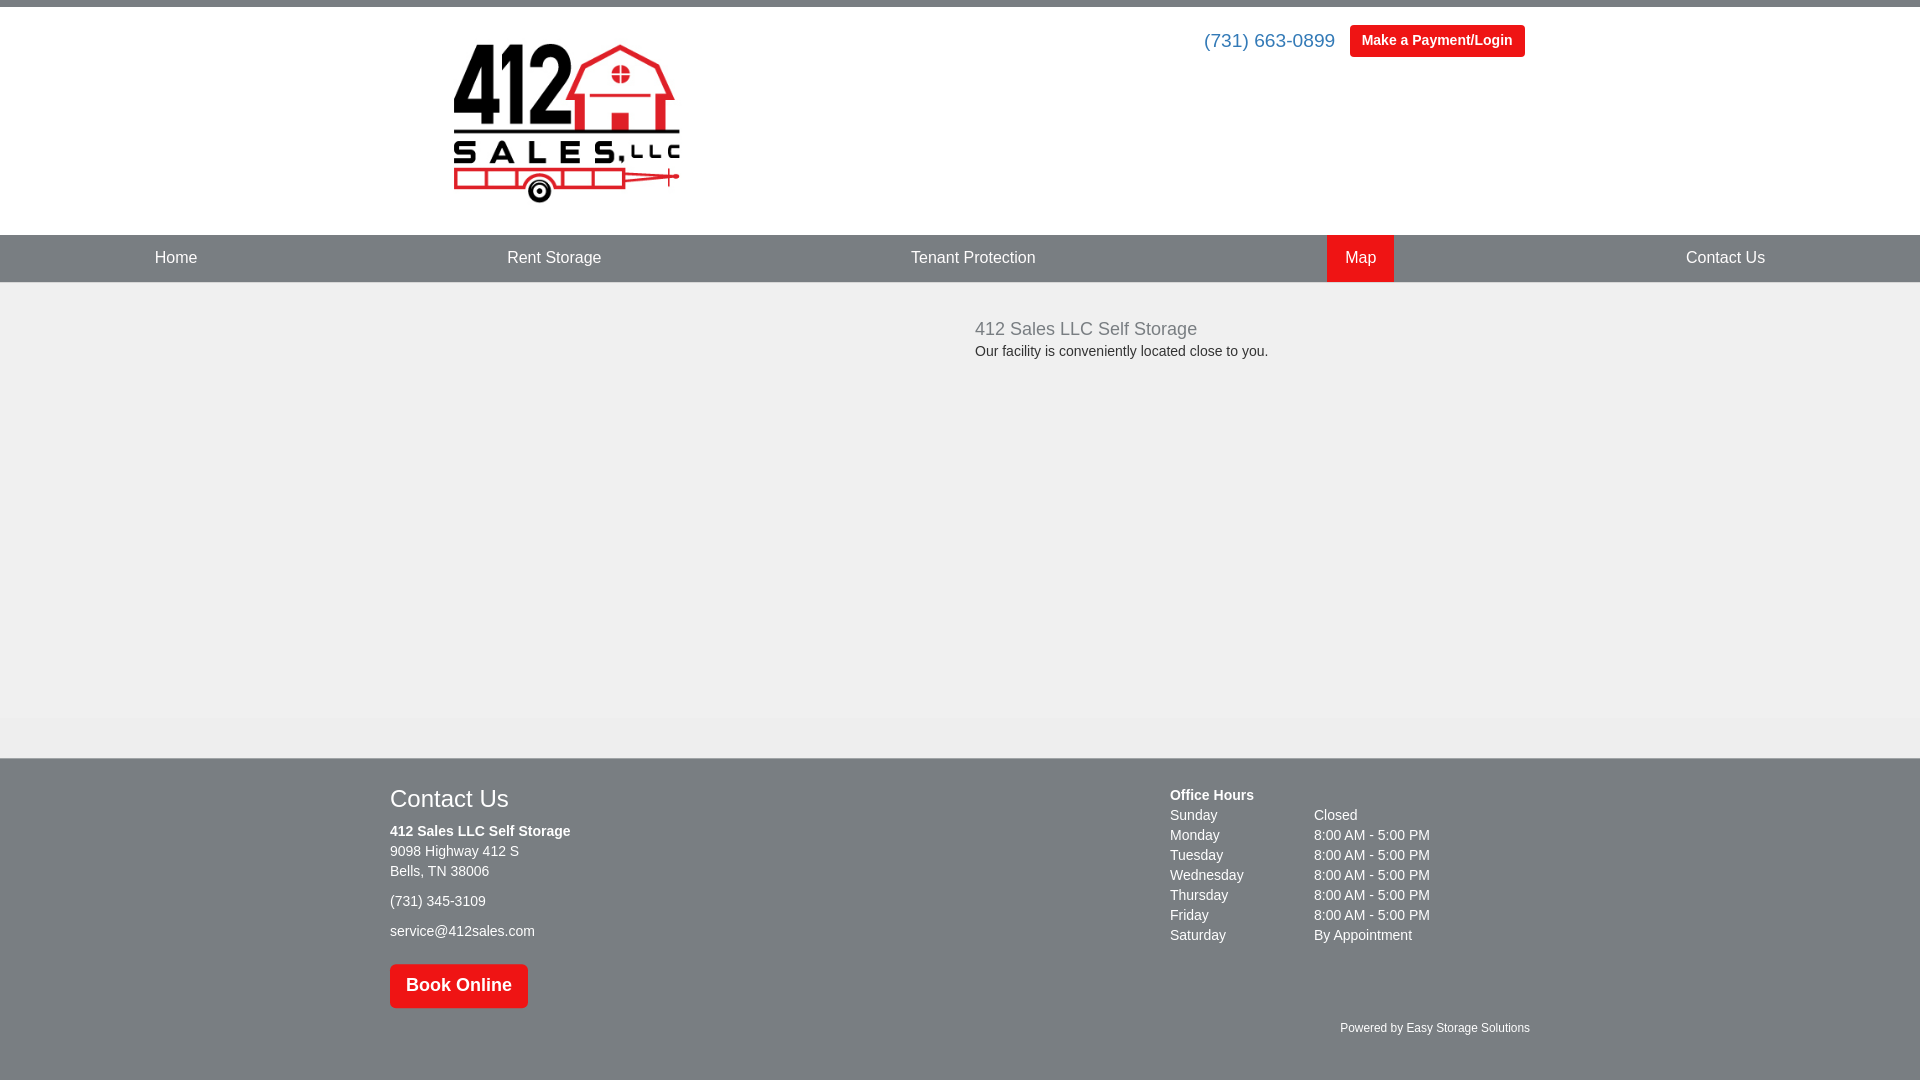 The image size is (1920, 1080). Describe the element at coordinates (1268, 40) in the screenshot. I see `'(731) 663-0899'` at that location.